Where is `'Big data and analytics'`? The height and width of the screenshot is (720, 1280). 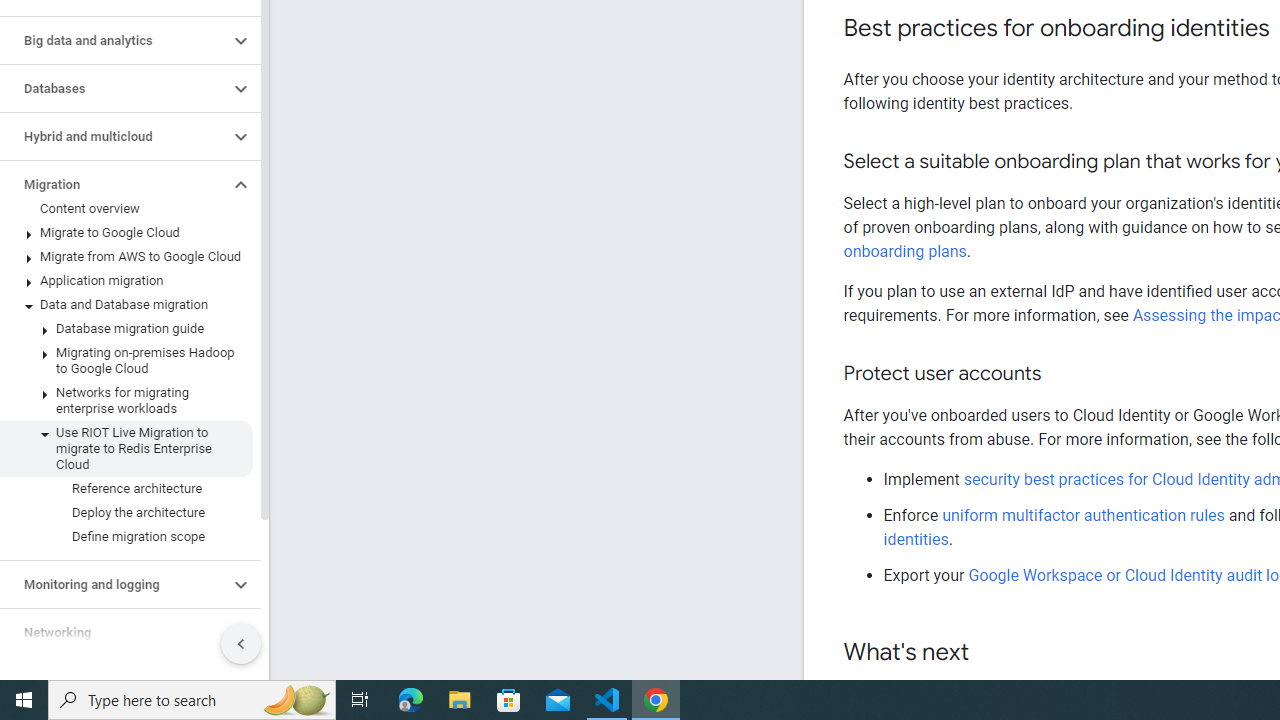 'Big data and analytics' is located at coordinates (113, 41).